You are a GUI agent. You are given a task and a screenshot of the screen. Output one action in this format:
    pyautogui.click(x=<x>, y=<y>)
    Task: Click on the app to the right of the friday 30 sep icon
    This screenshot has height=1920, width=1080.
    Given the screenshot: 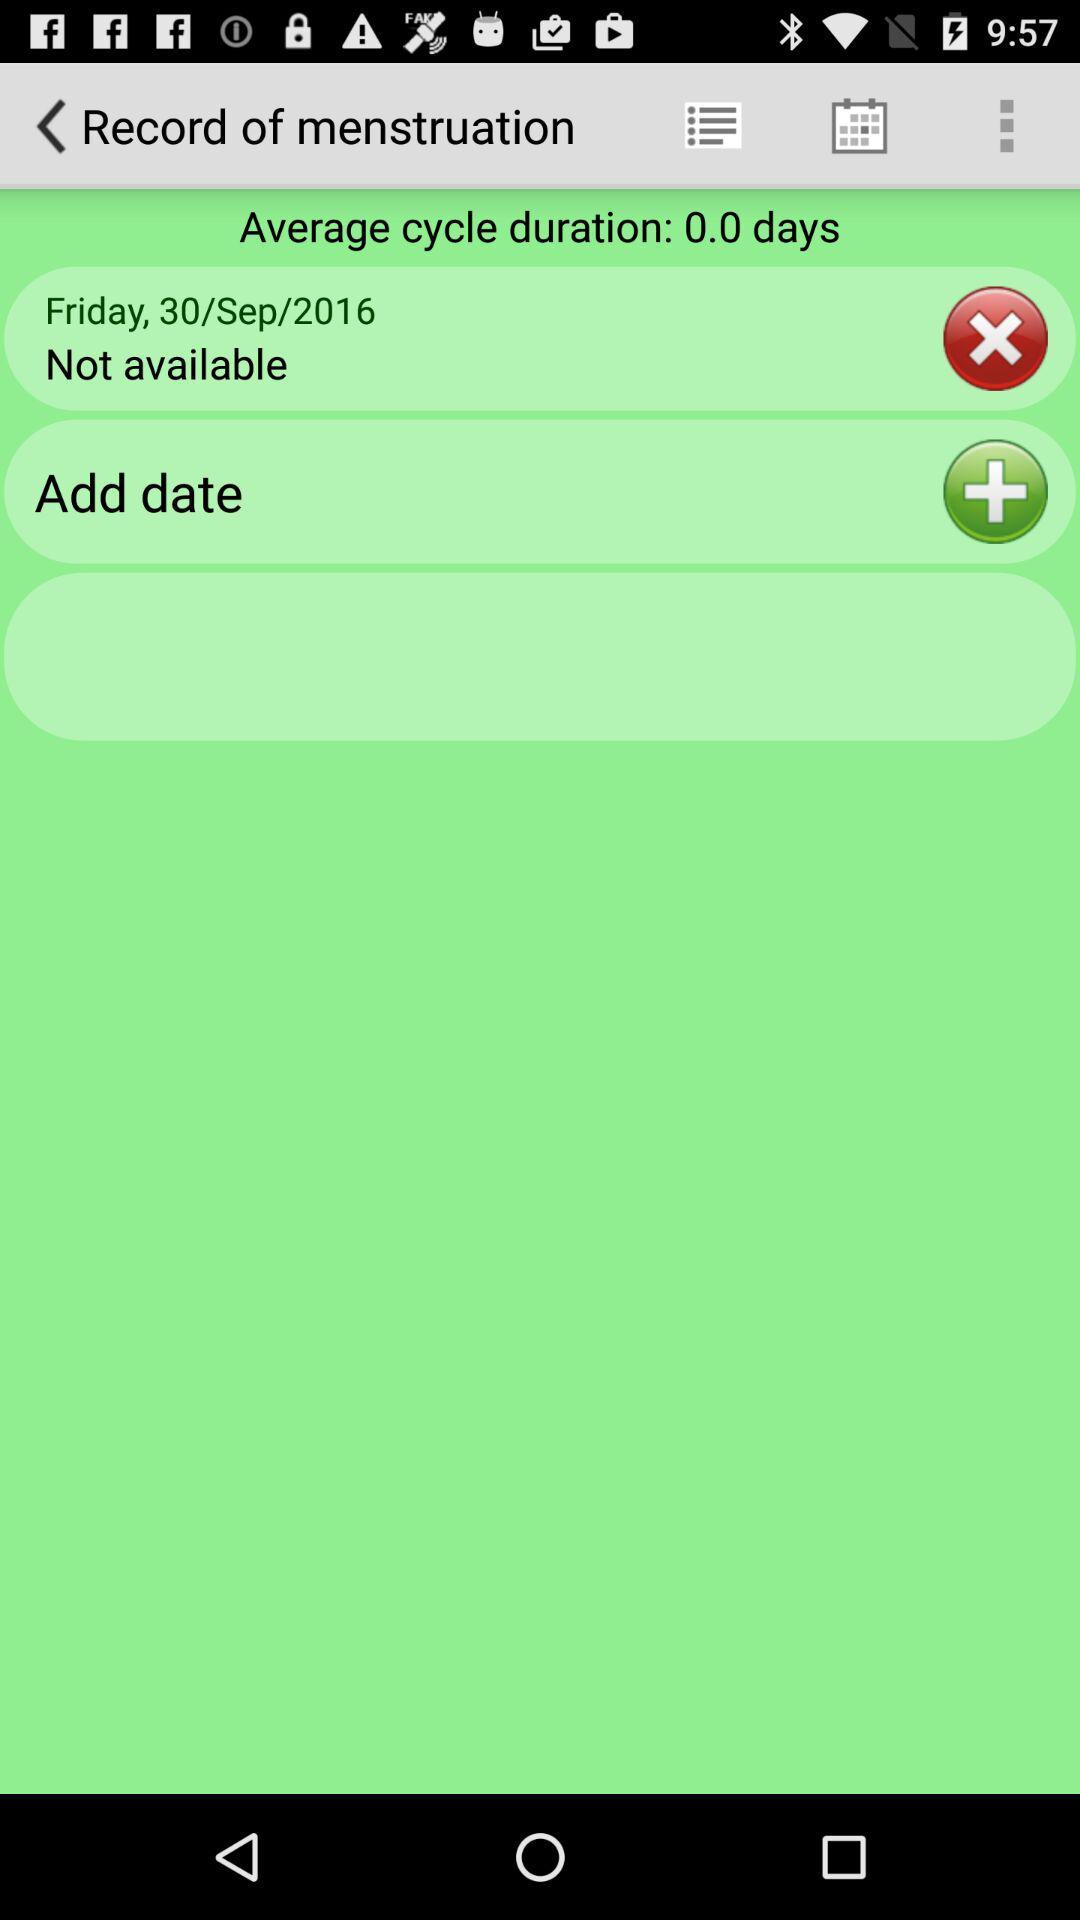 What is the action you would take?
    pyautogui.click(x=995, y=338)
    